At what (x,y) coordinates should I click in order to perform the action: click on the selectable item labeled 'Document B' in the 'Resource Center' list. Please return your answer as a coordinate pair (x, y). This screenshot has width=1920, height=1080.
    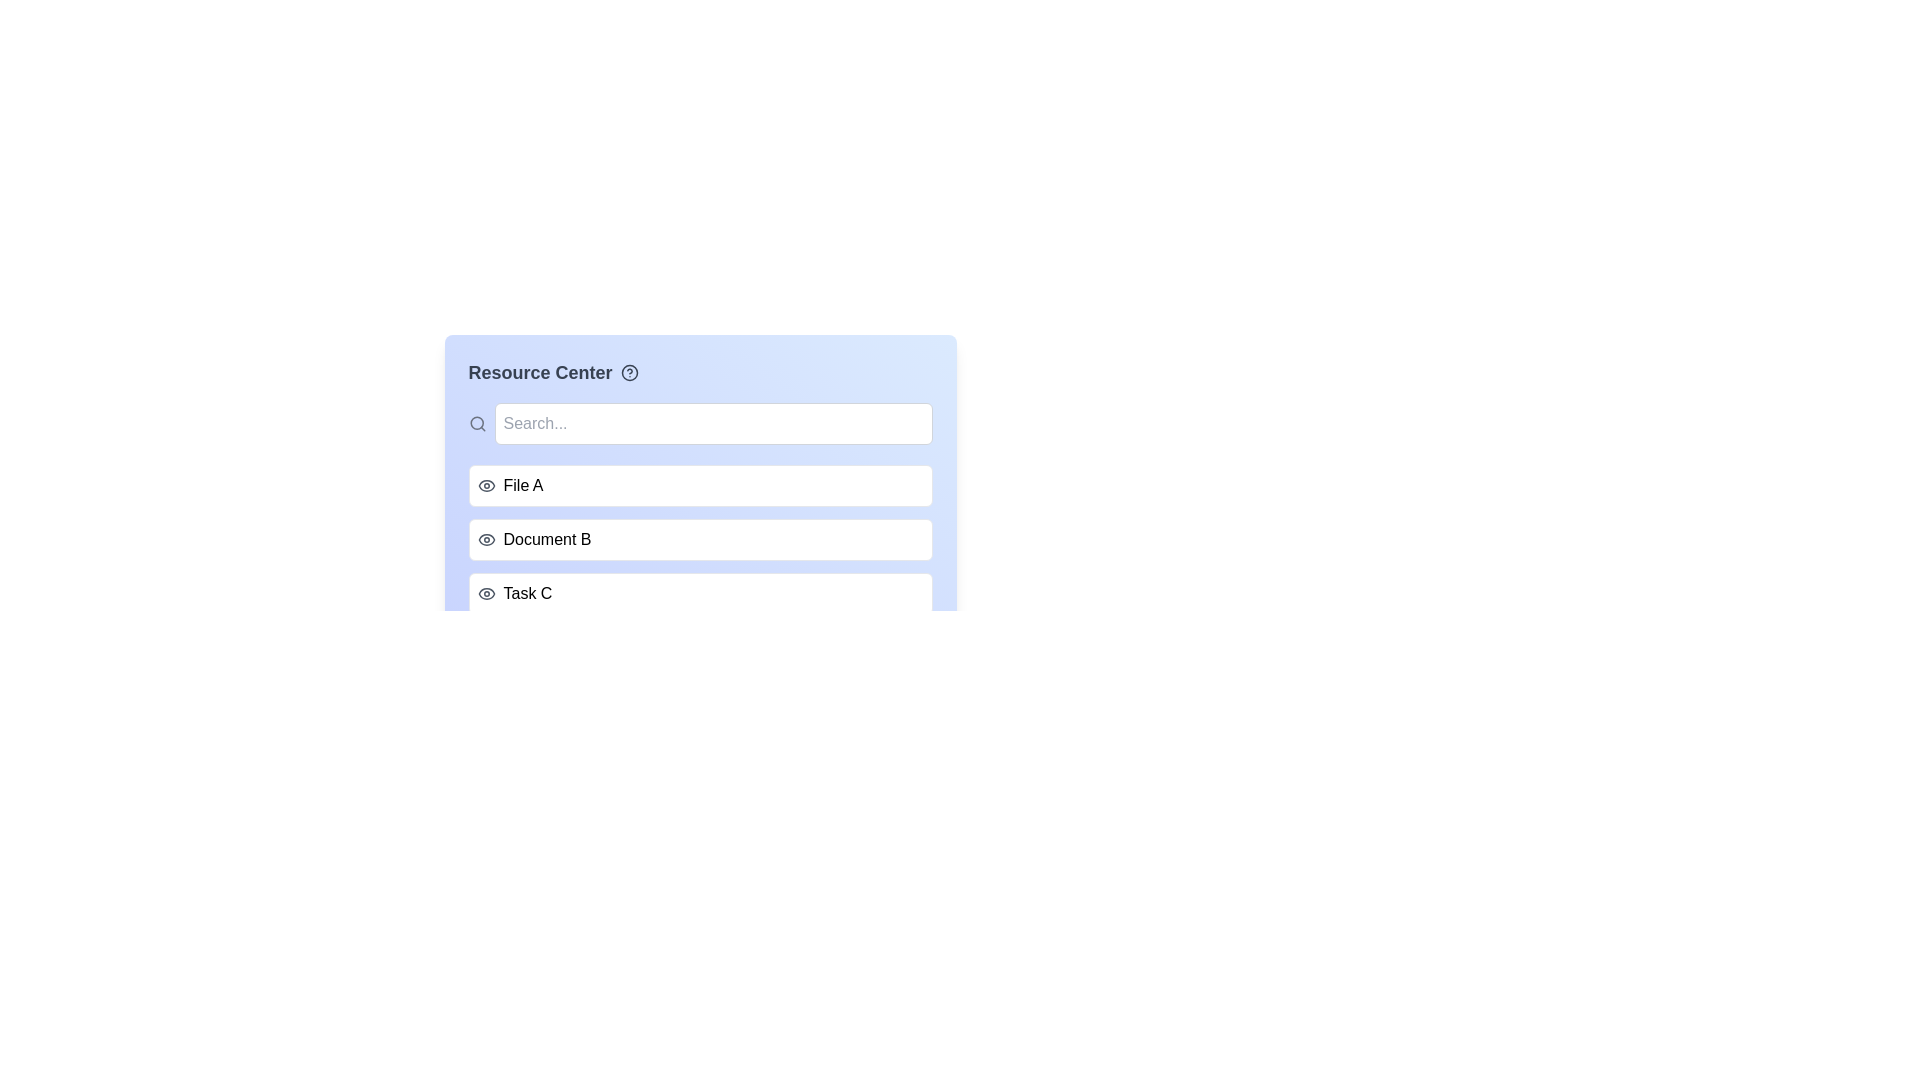
    Looking at the image, I should click on (700, 540).